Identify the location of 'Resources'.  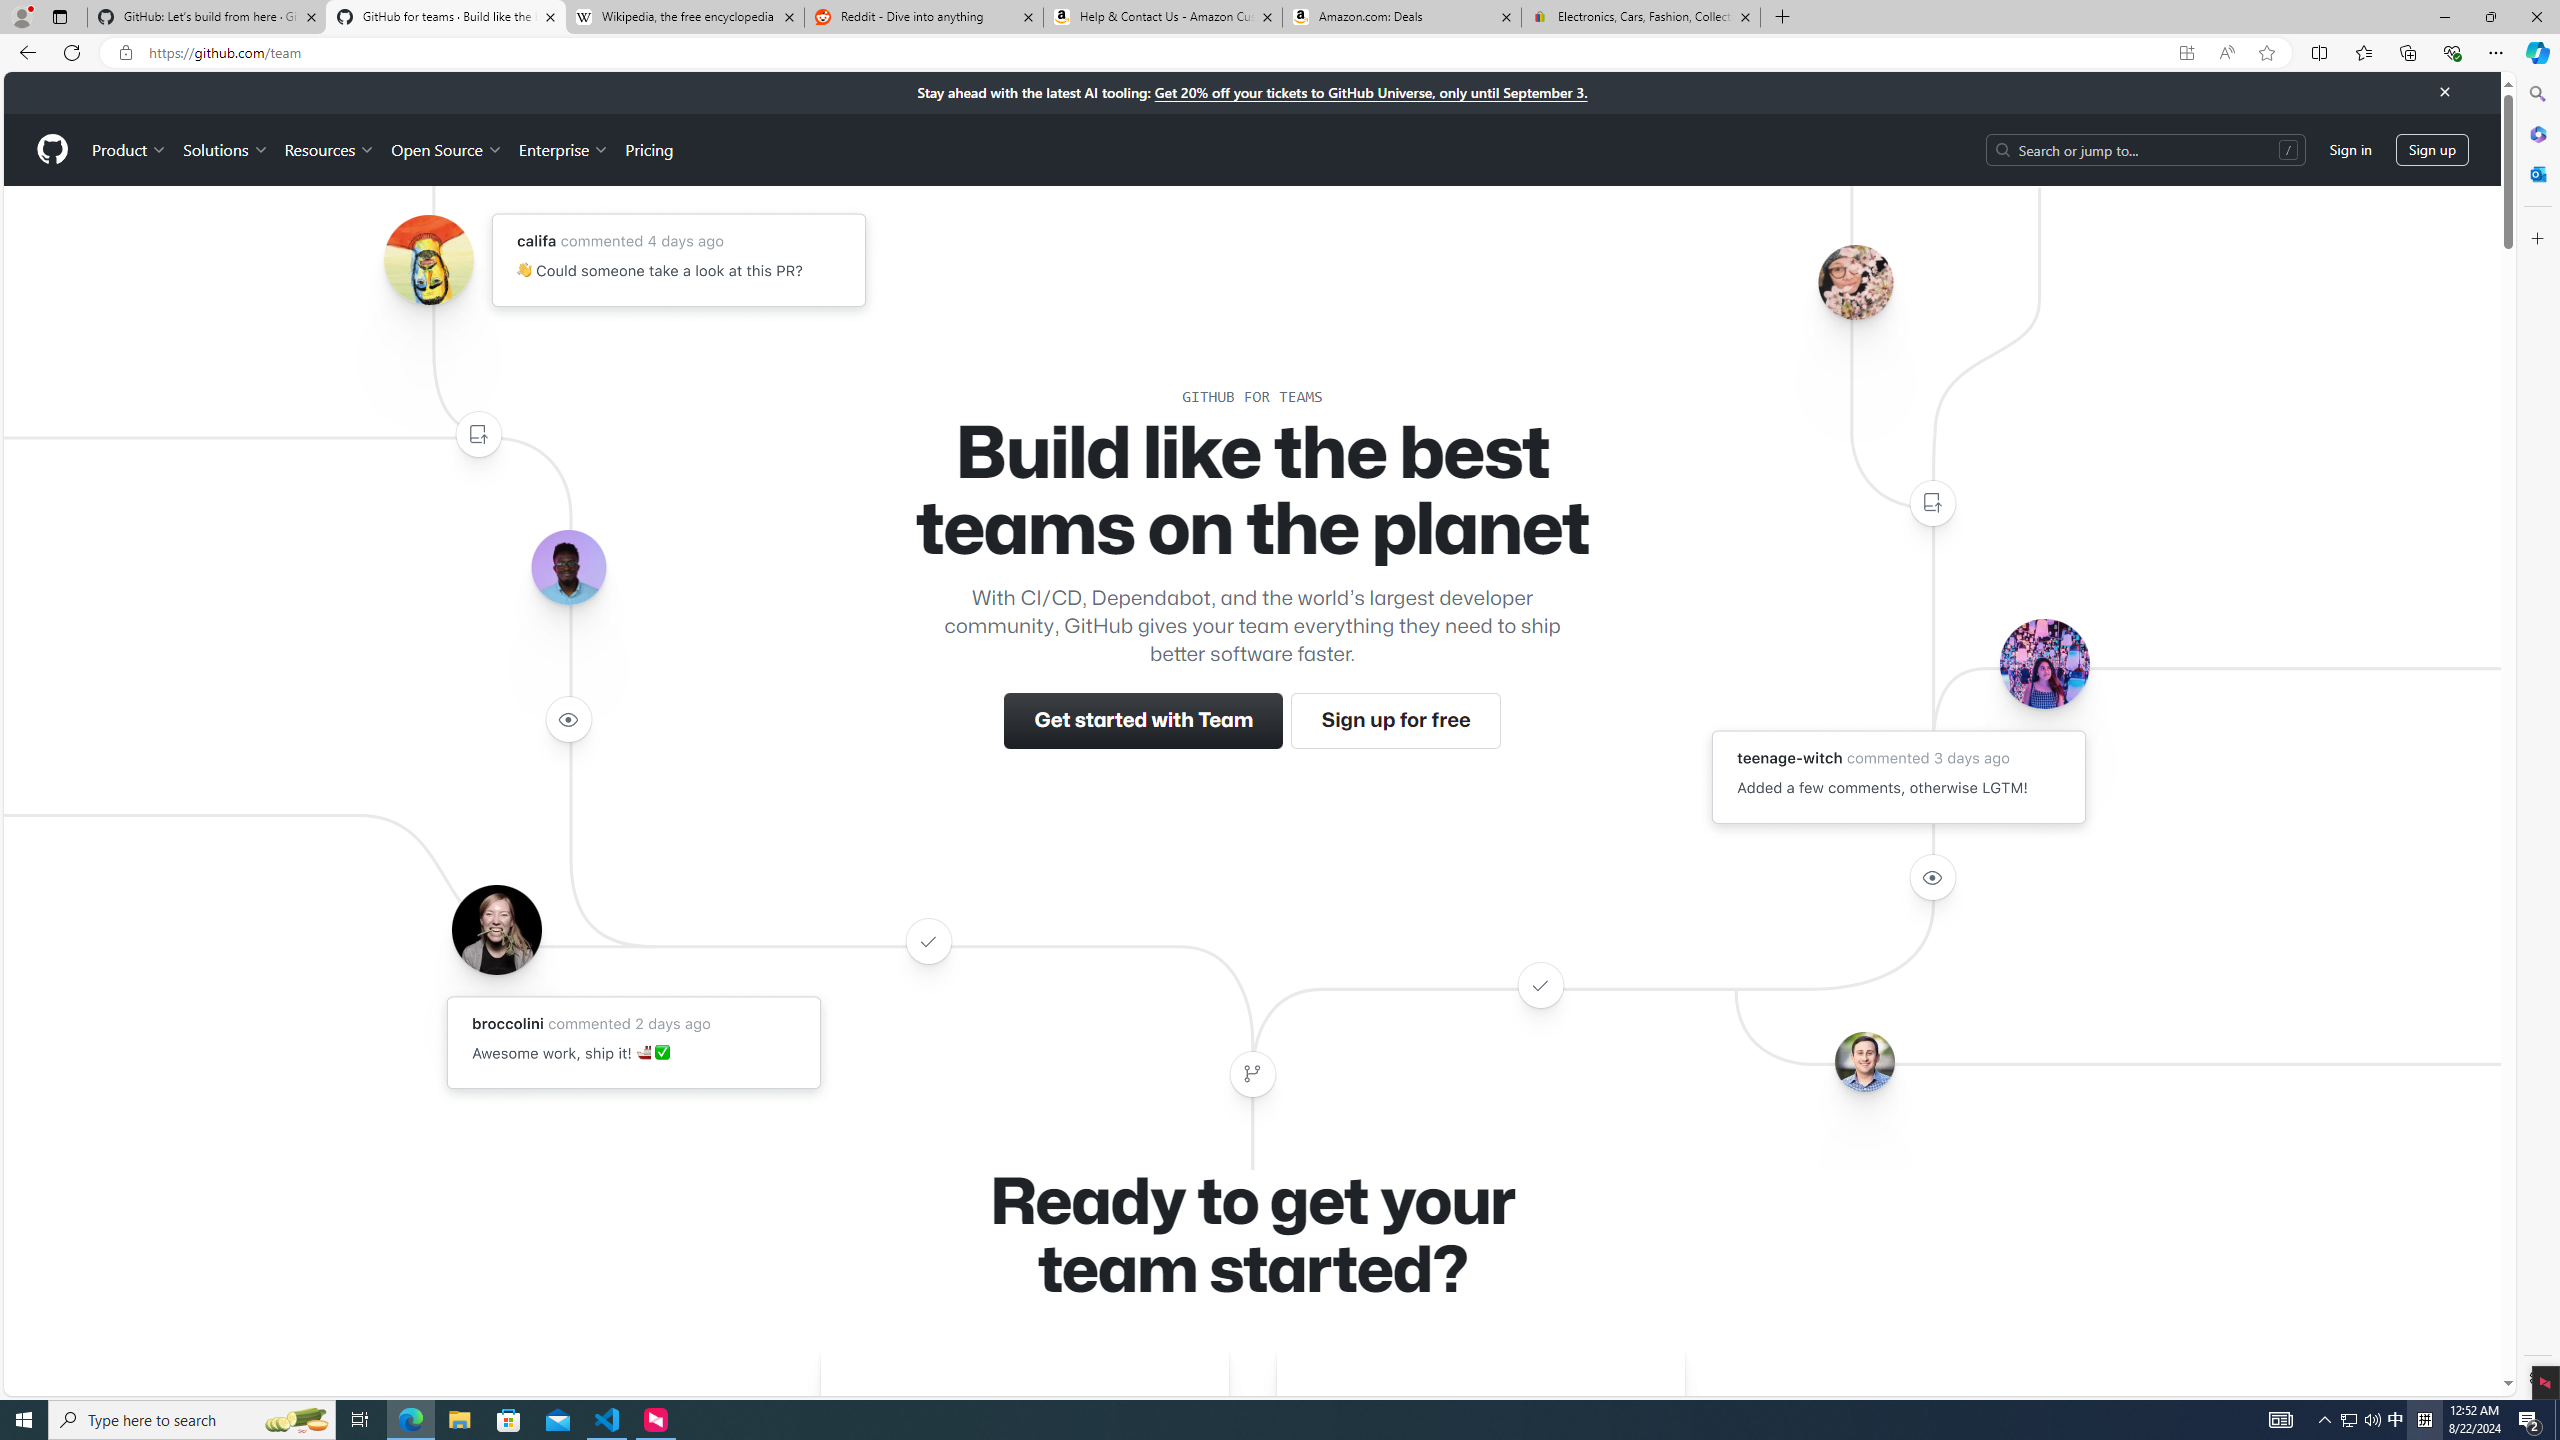
(330, 149).